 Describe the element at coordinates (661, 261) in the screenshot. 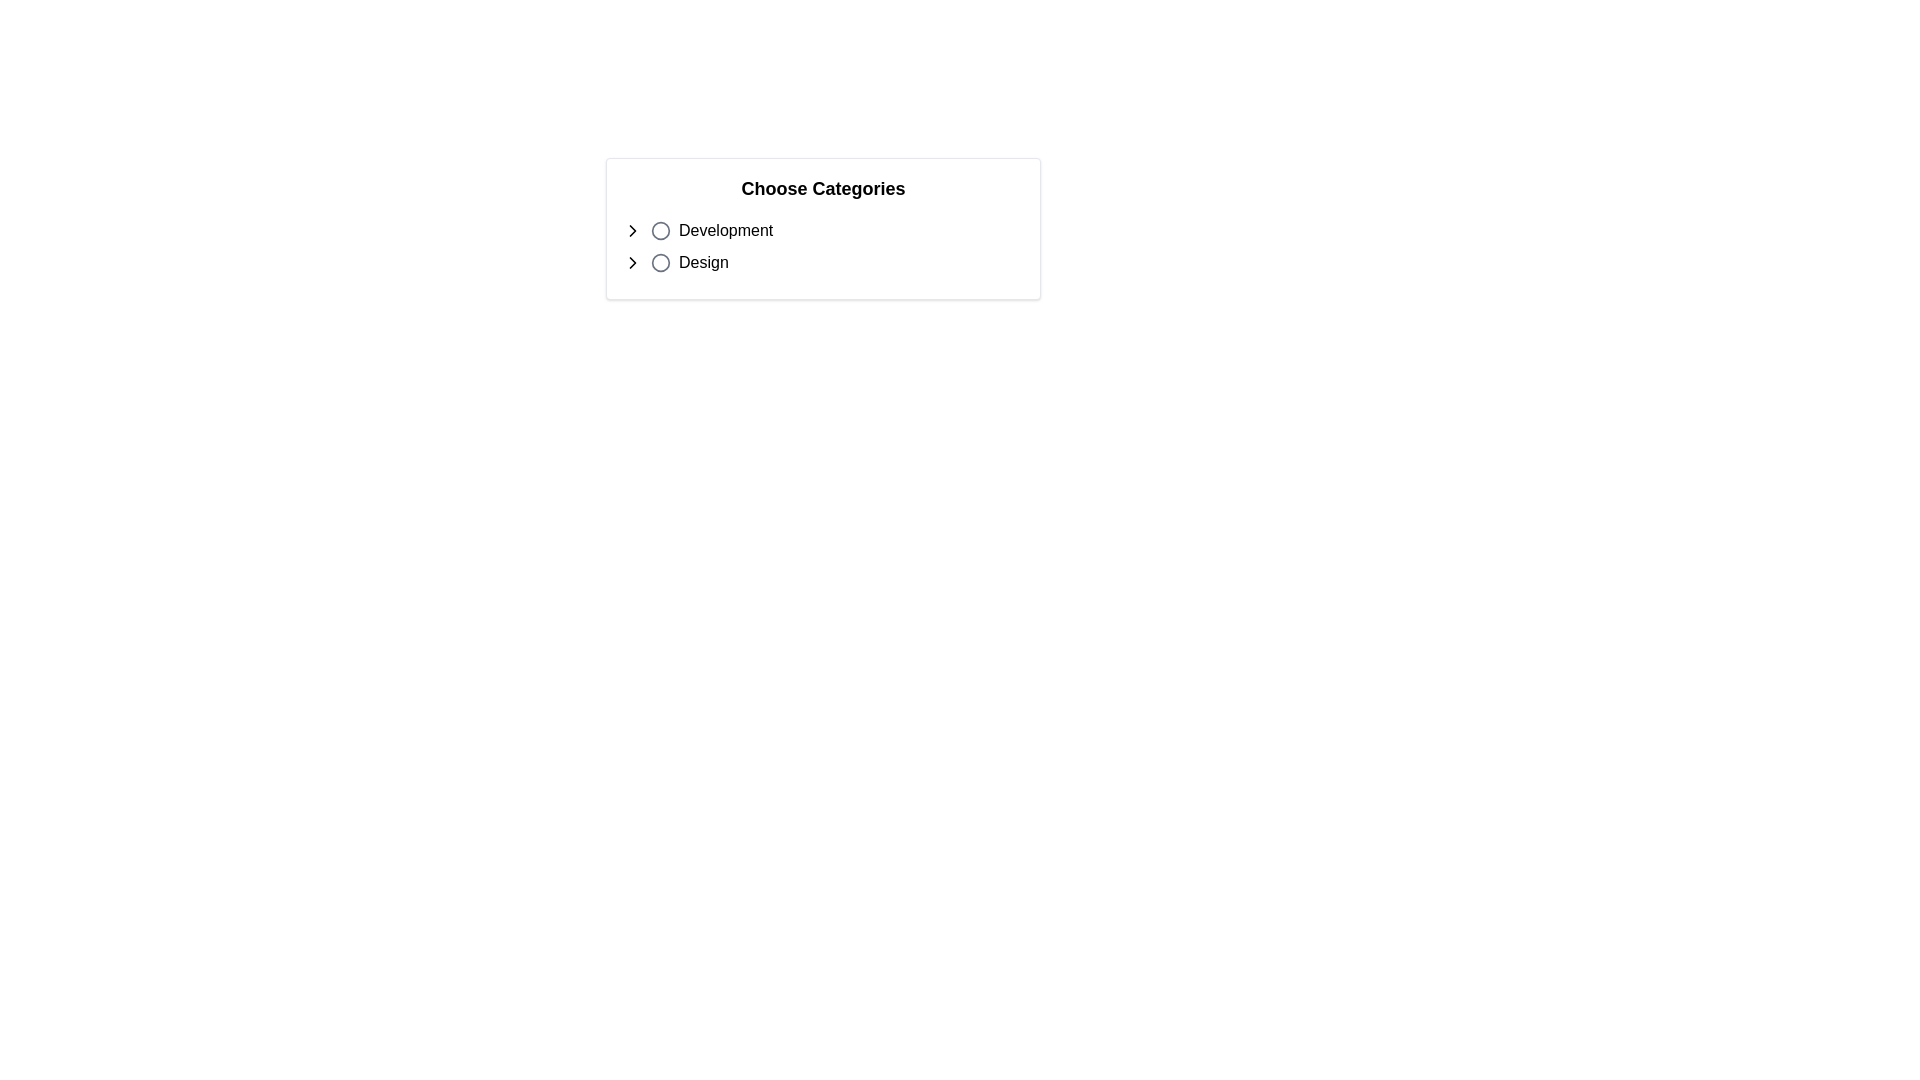

I see `the circular button with a gray outline and light background located next to the text 'Design'` at that location.